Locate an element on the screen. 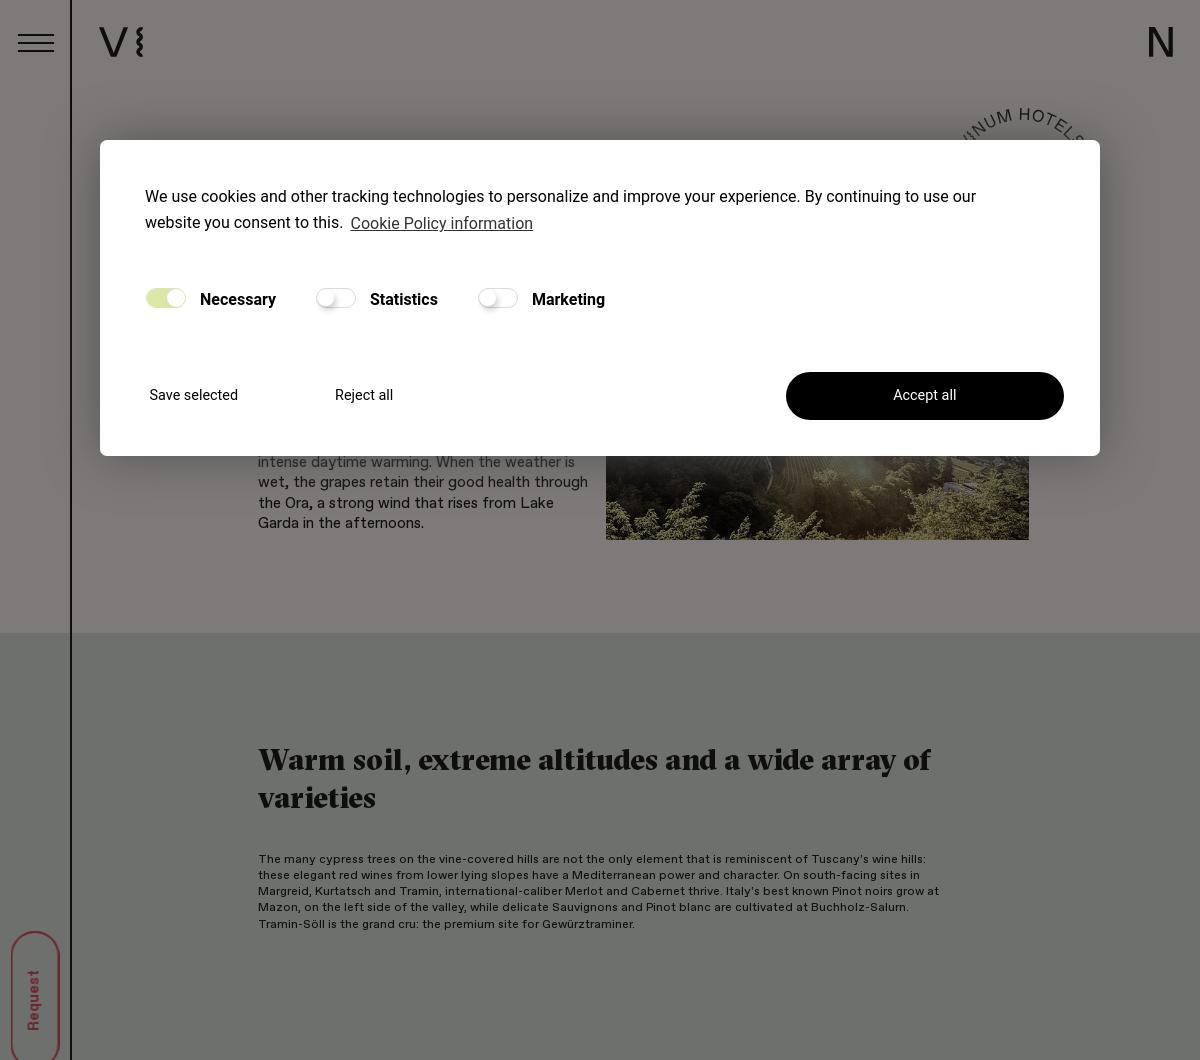 The width and height of the screenshot is (1200, 1060). 'We use cookies and other tracking technologies to personalize and improve your experience. By continuing to use our website you consent to this.' is located at coordinates (559, 208).